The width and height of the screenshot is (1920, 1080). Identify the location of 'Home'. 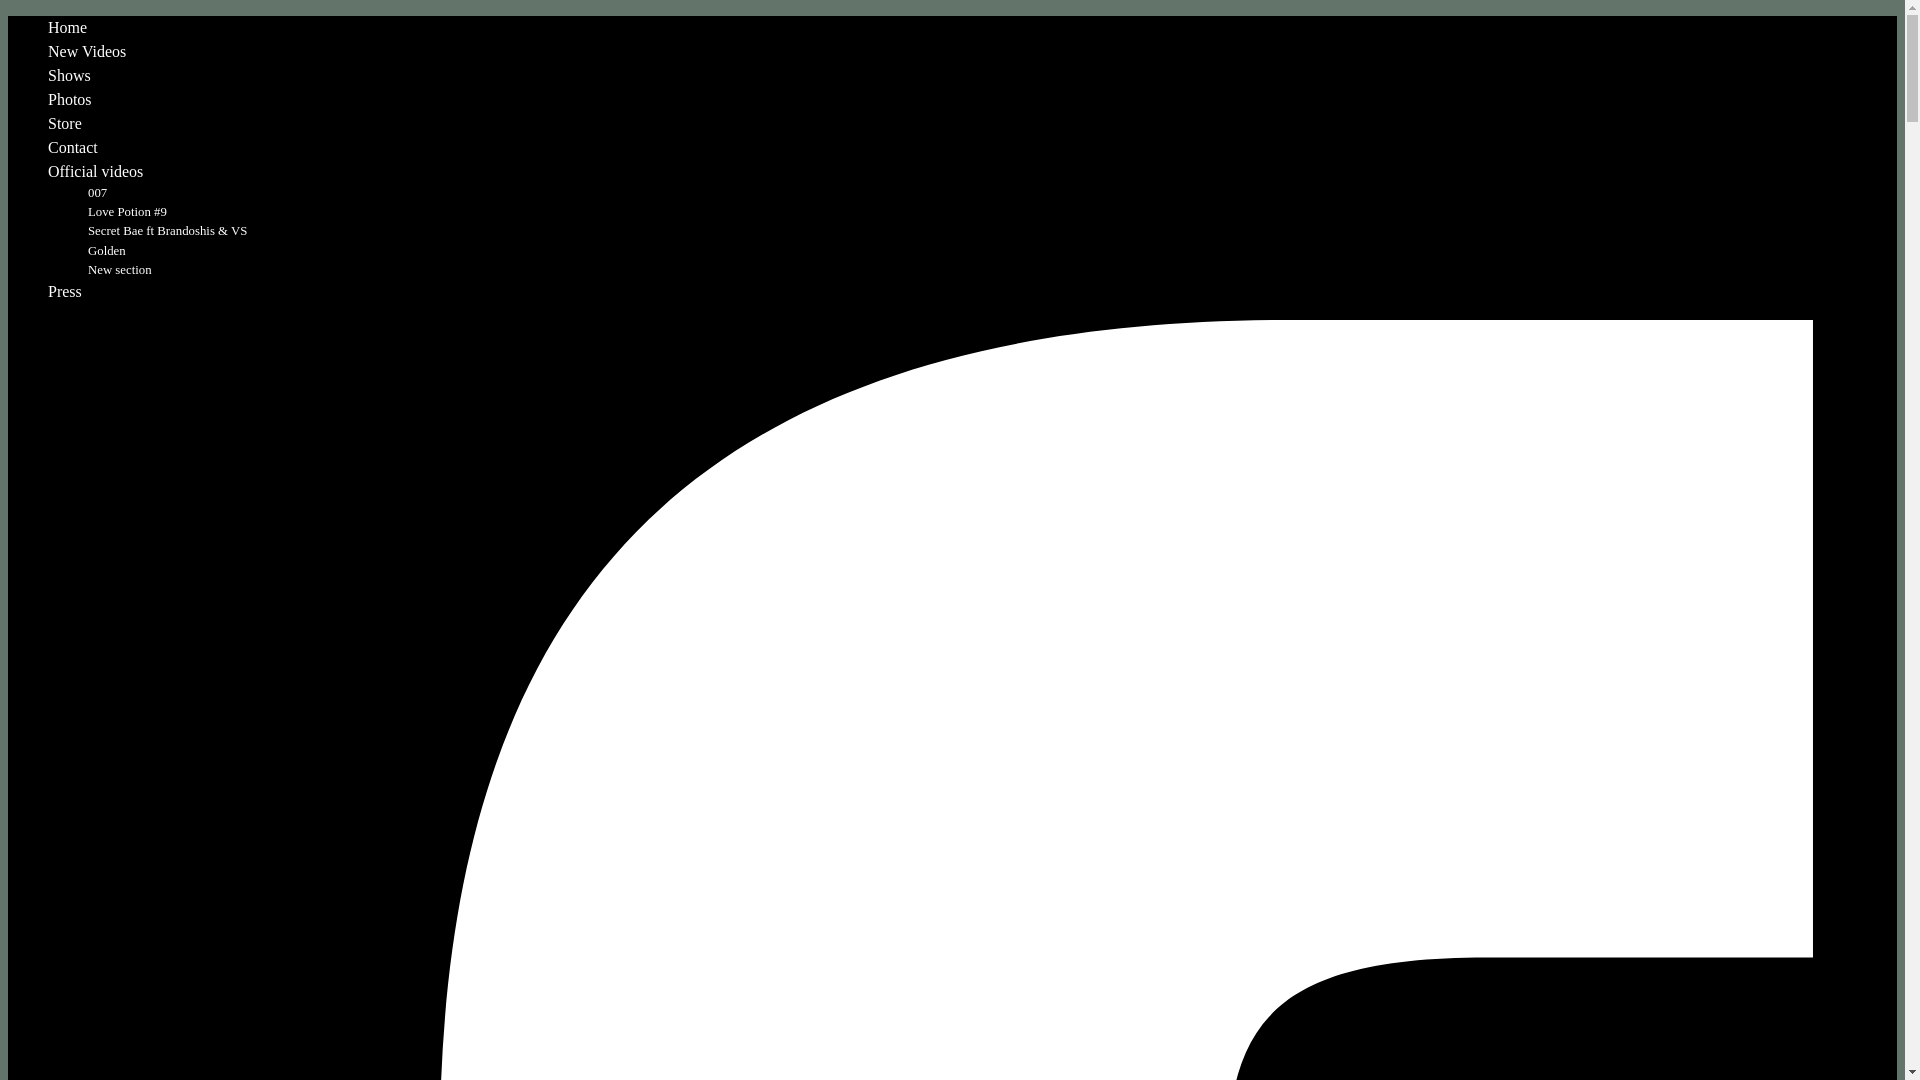
(67, 27).